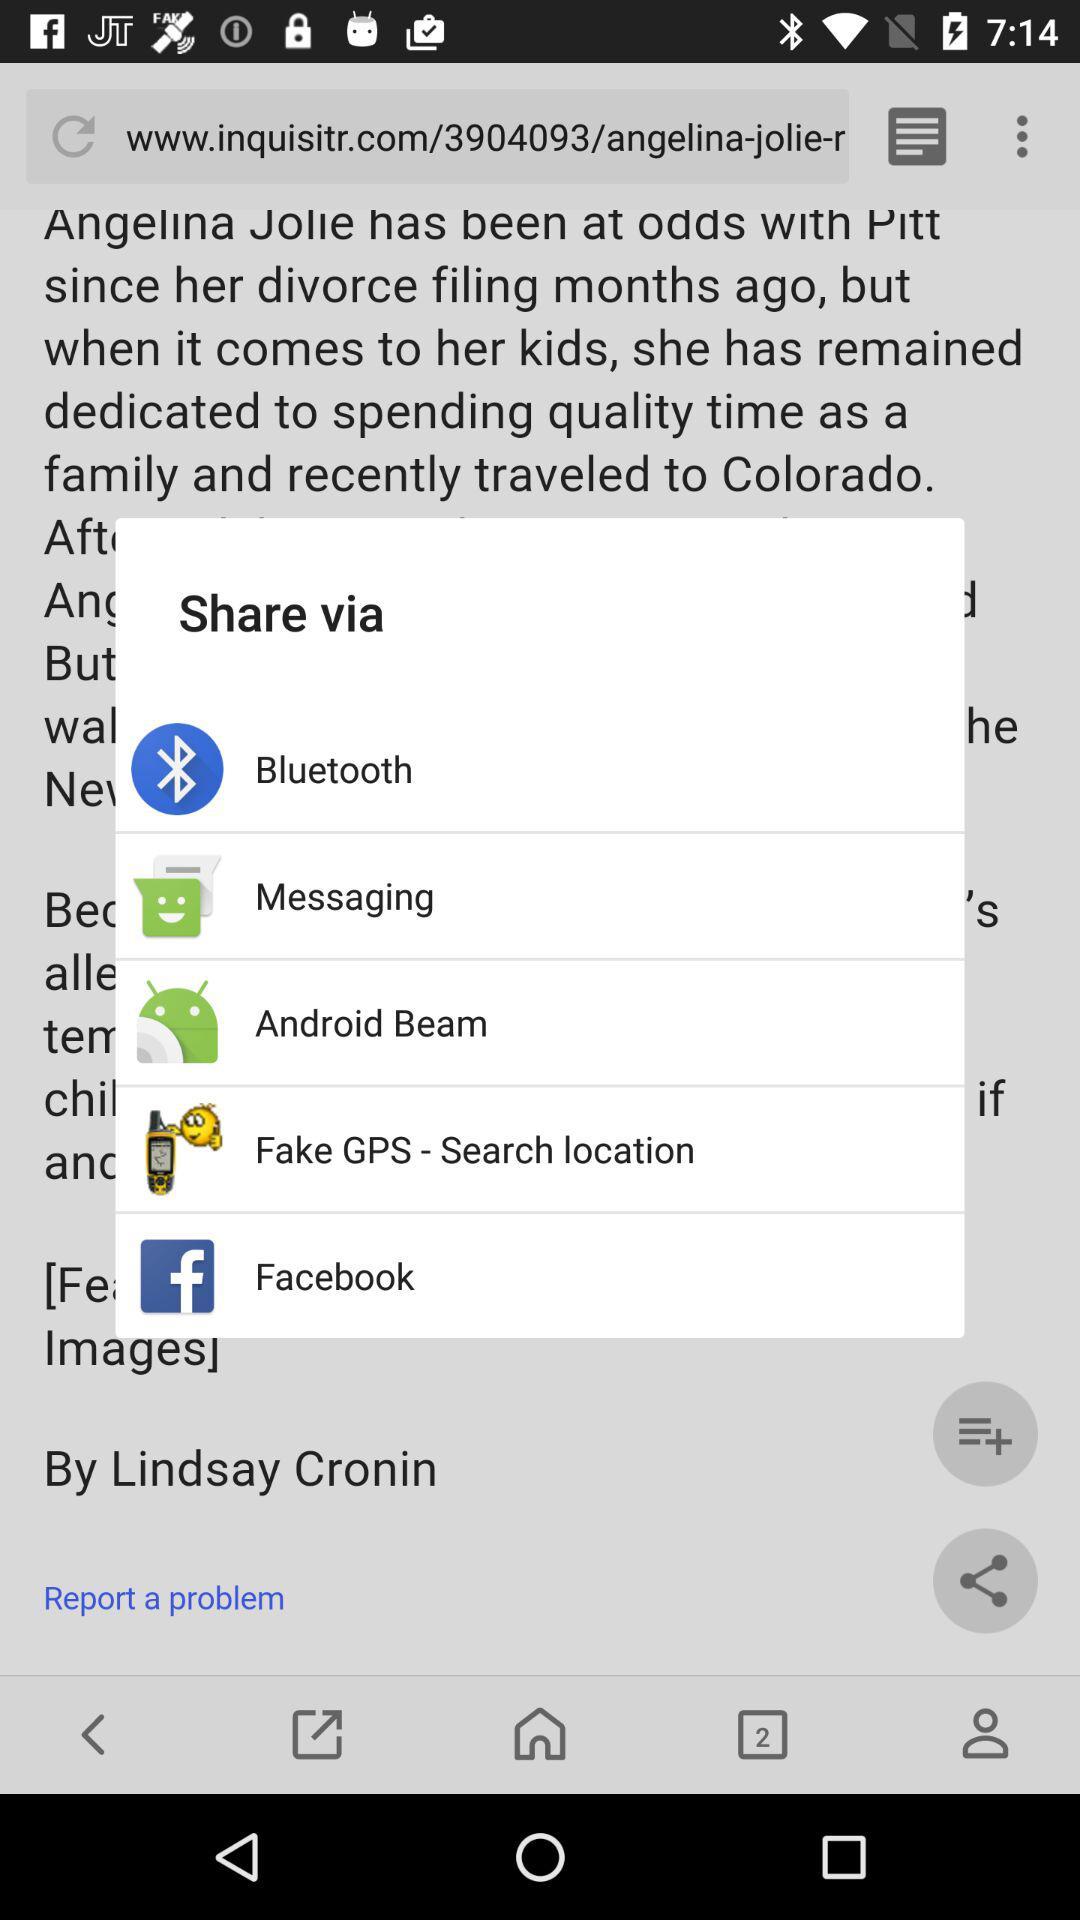 This screenshot has height=1920, width=1080. What do you see at coordinates (94, 1733) in the screenshot?
I see `the arrow_backward icon` at bounding box center [94, 1733].